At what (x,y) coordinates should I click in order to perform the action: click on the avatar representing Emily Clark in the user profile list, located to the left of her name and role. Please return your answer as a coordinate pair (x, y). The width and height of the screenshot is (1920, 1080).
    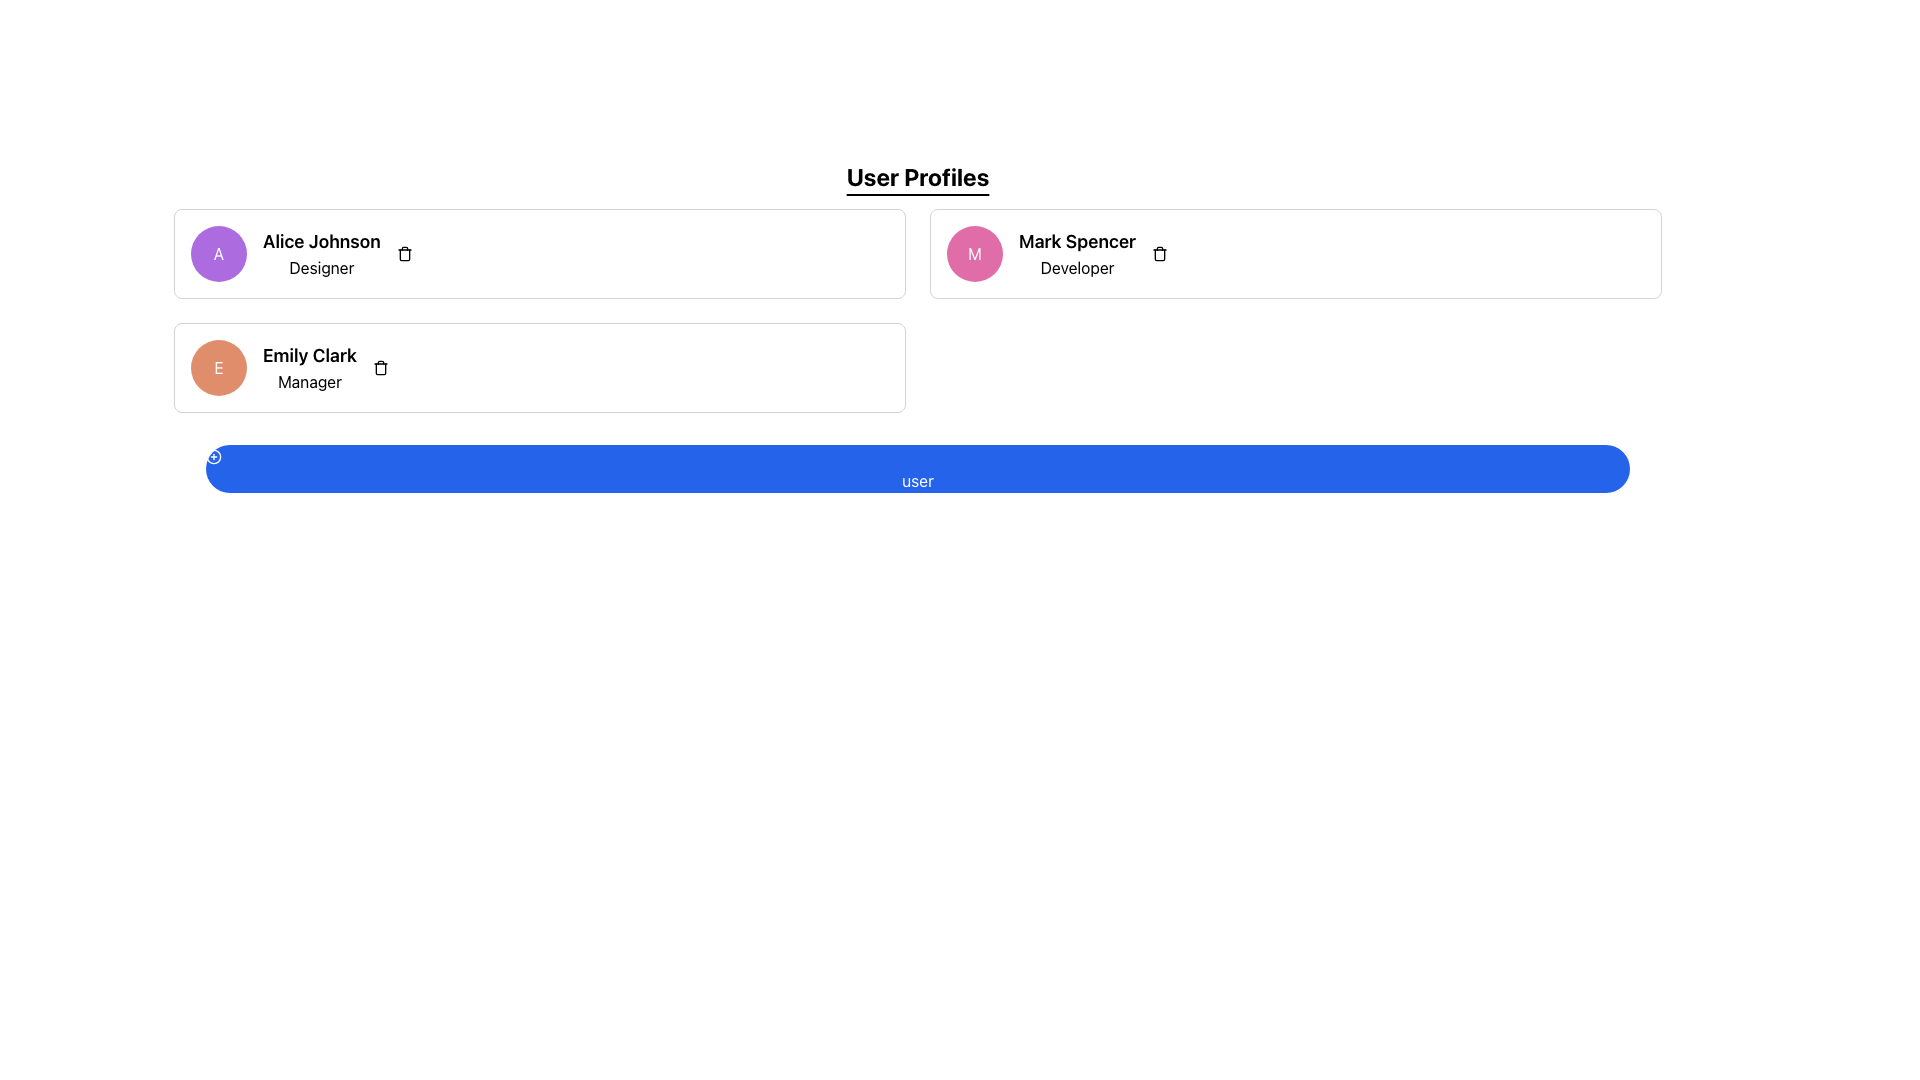
    Looking at the image, I should click on (219, 367).